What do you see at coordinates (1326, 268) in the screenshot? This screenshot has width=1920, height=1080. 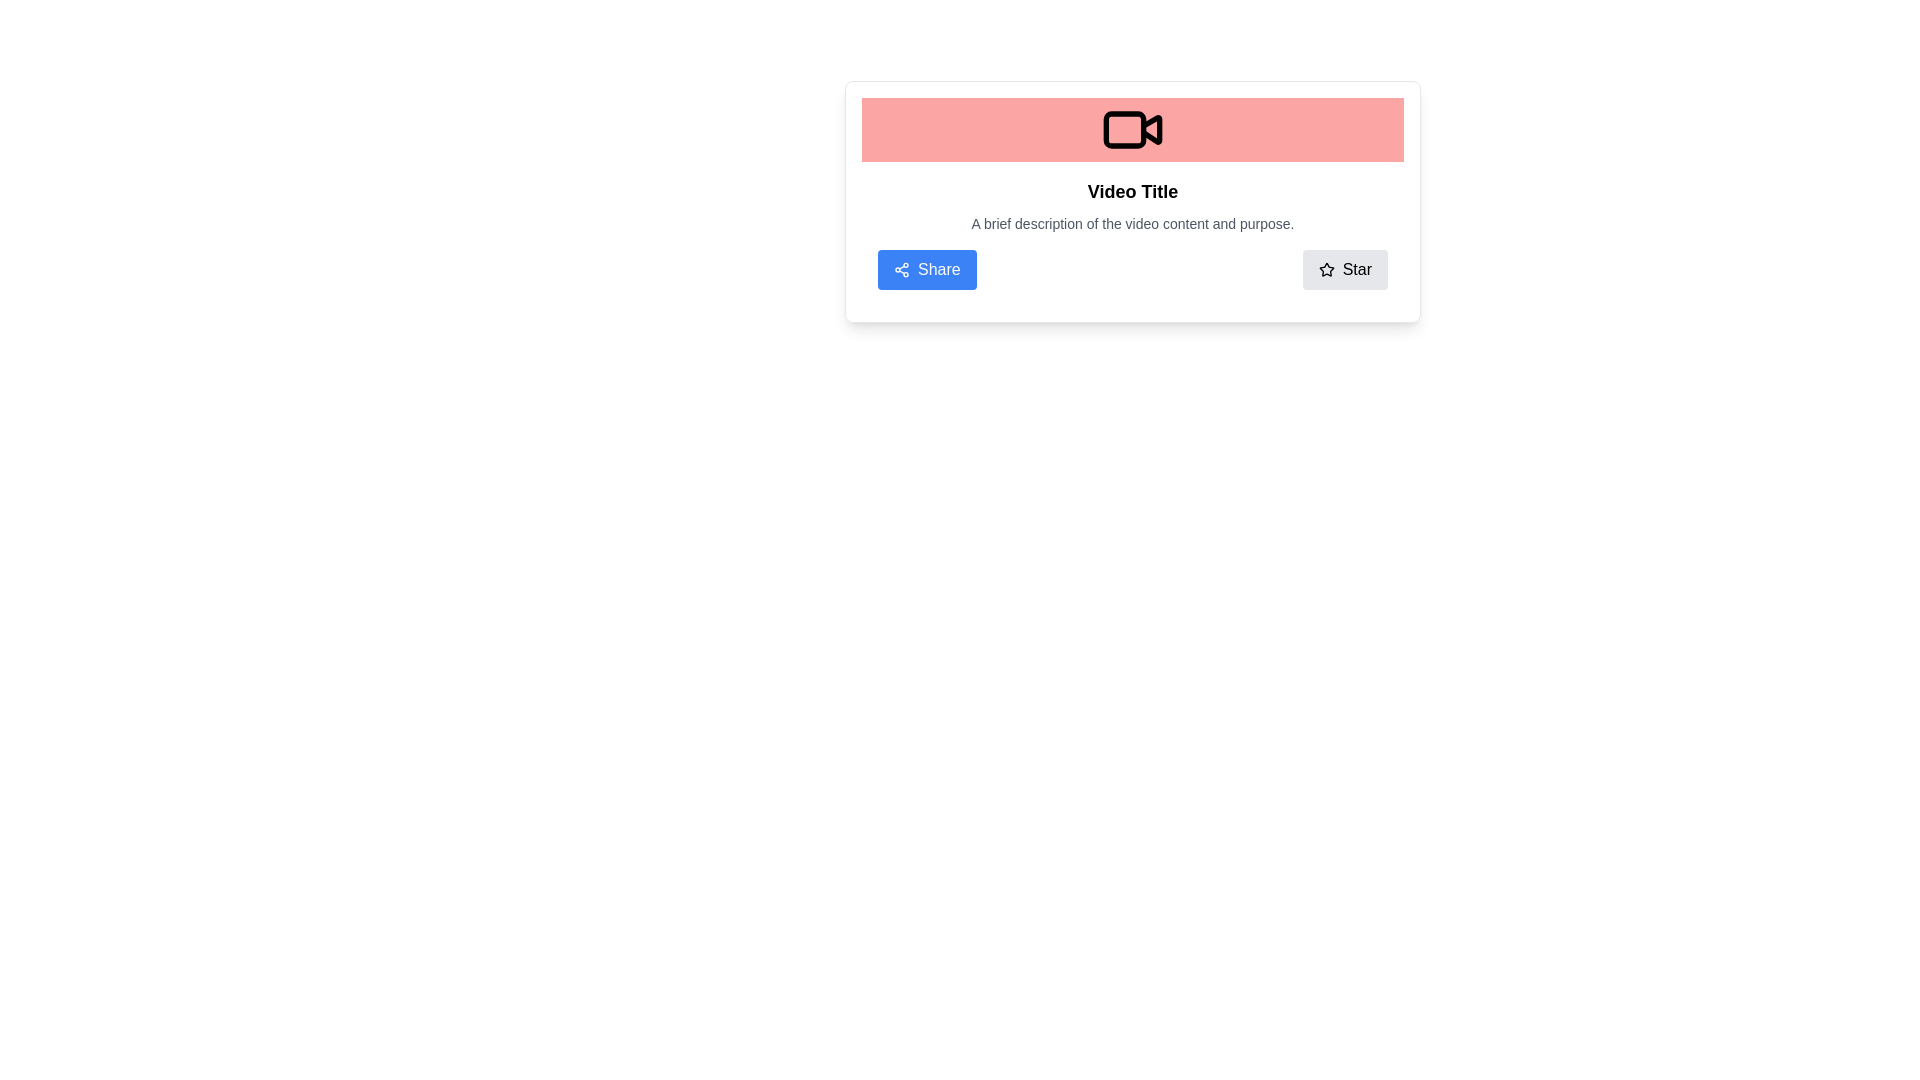 I see `the star icon within the 'Star' button located in the bottom-right corner of the card` at bounding box center [1326, 268].